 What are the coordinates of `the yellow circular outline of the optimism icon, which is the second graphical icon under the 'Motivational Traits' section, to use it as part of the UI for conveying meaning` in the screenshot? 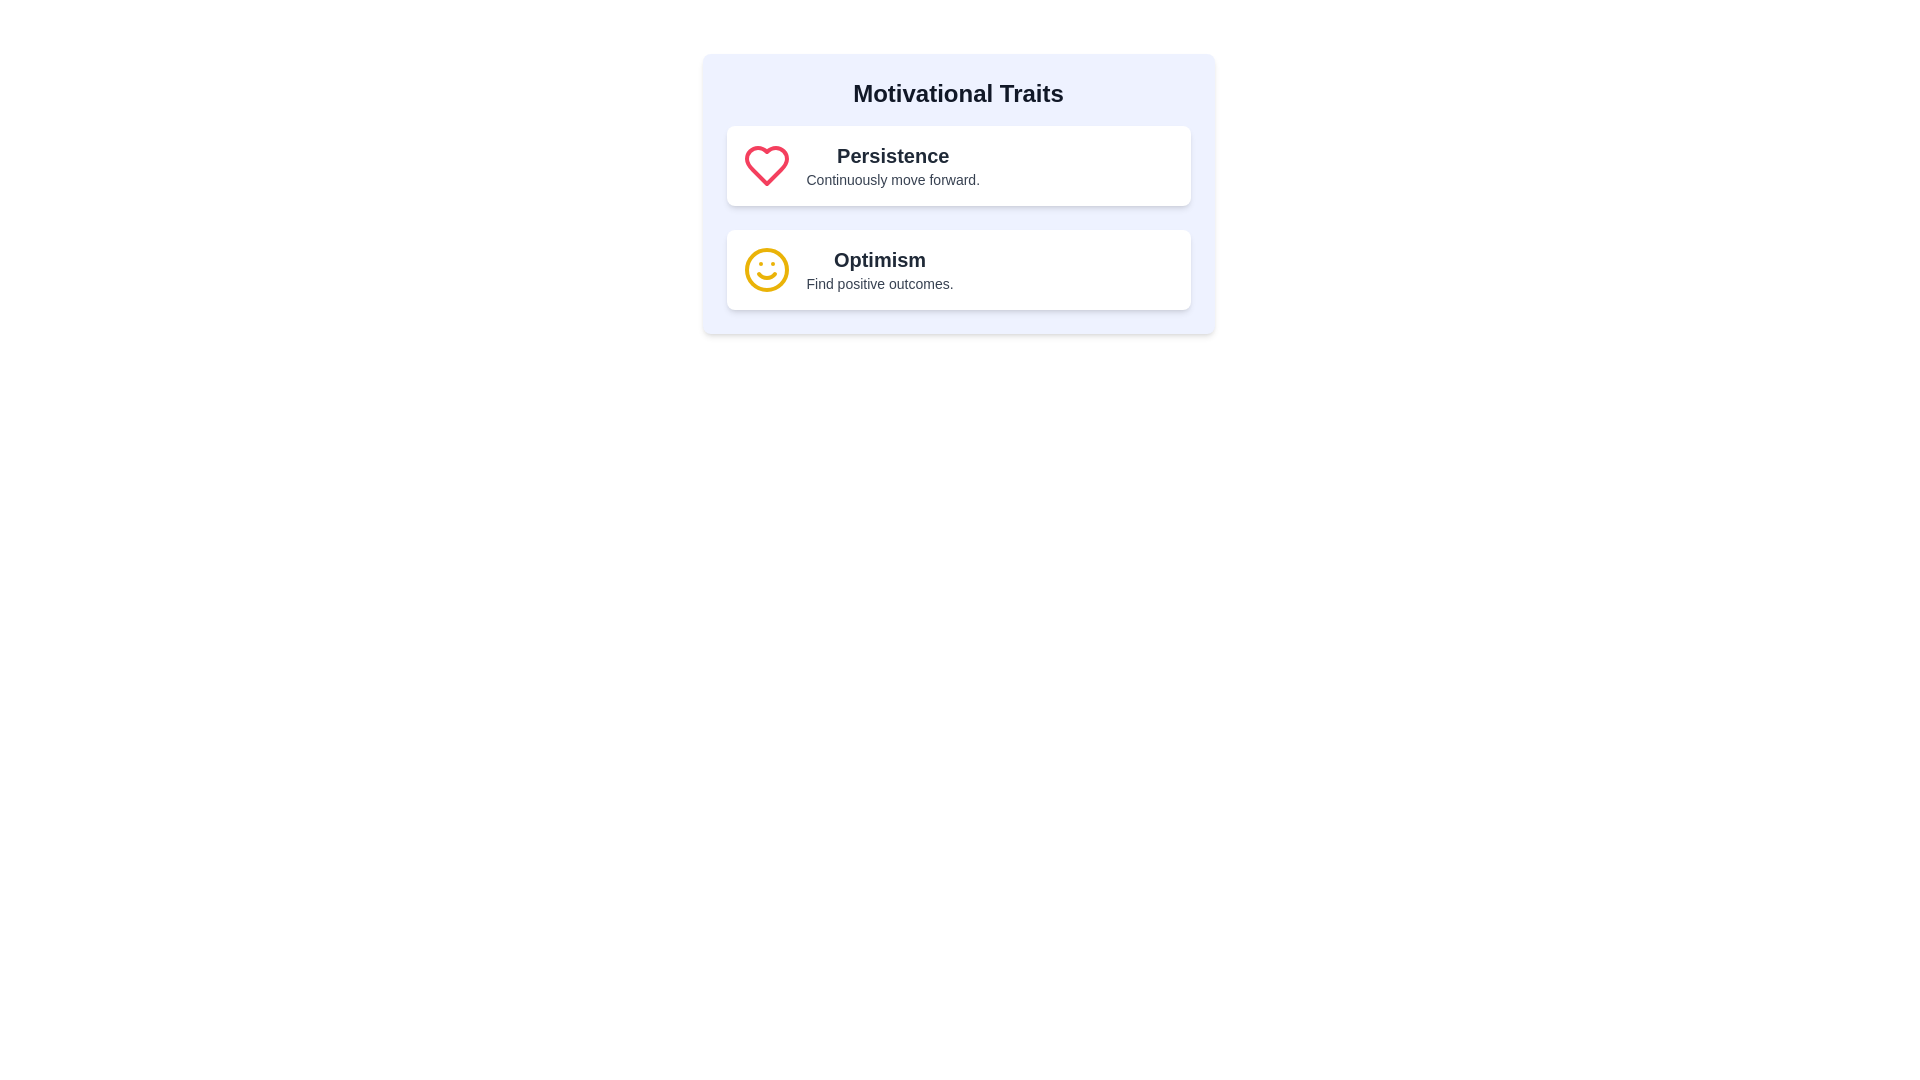 It's located at (765, 270).